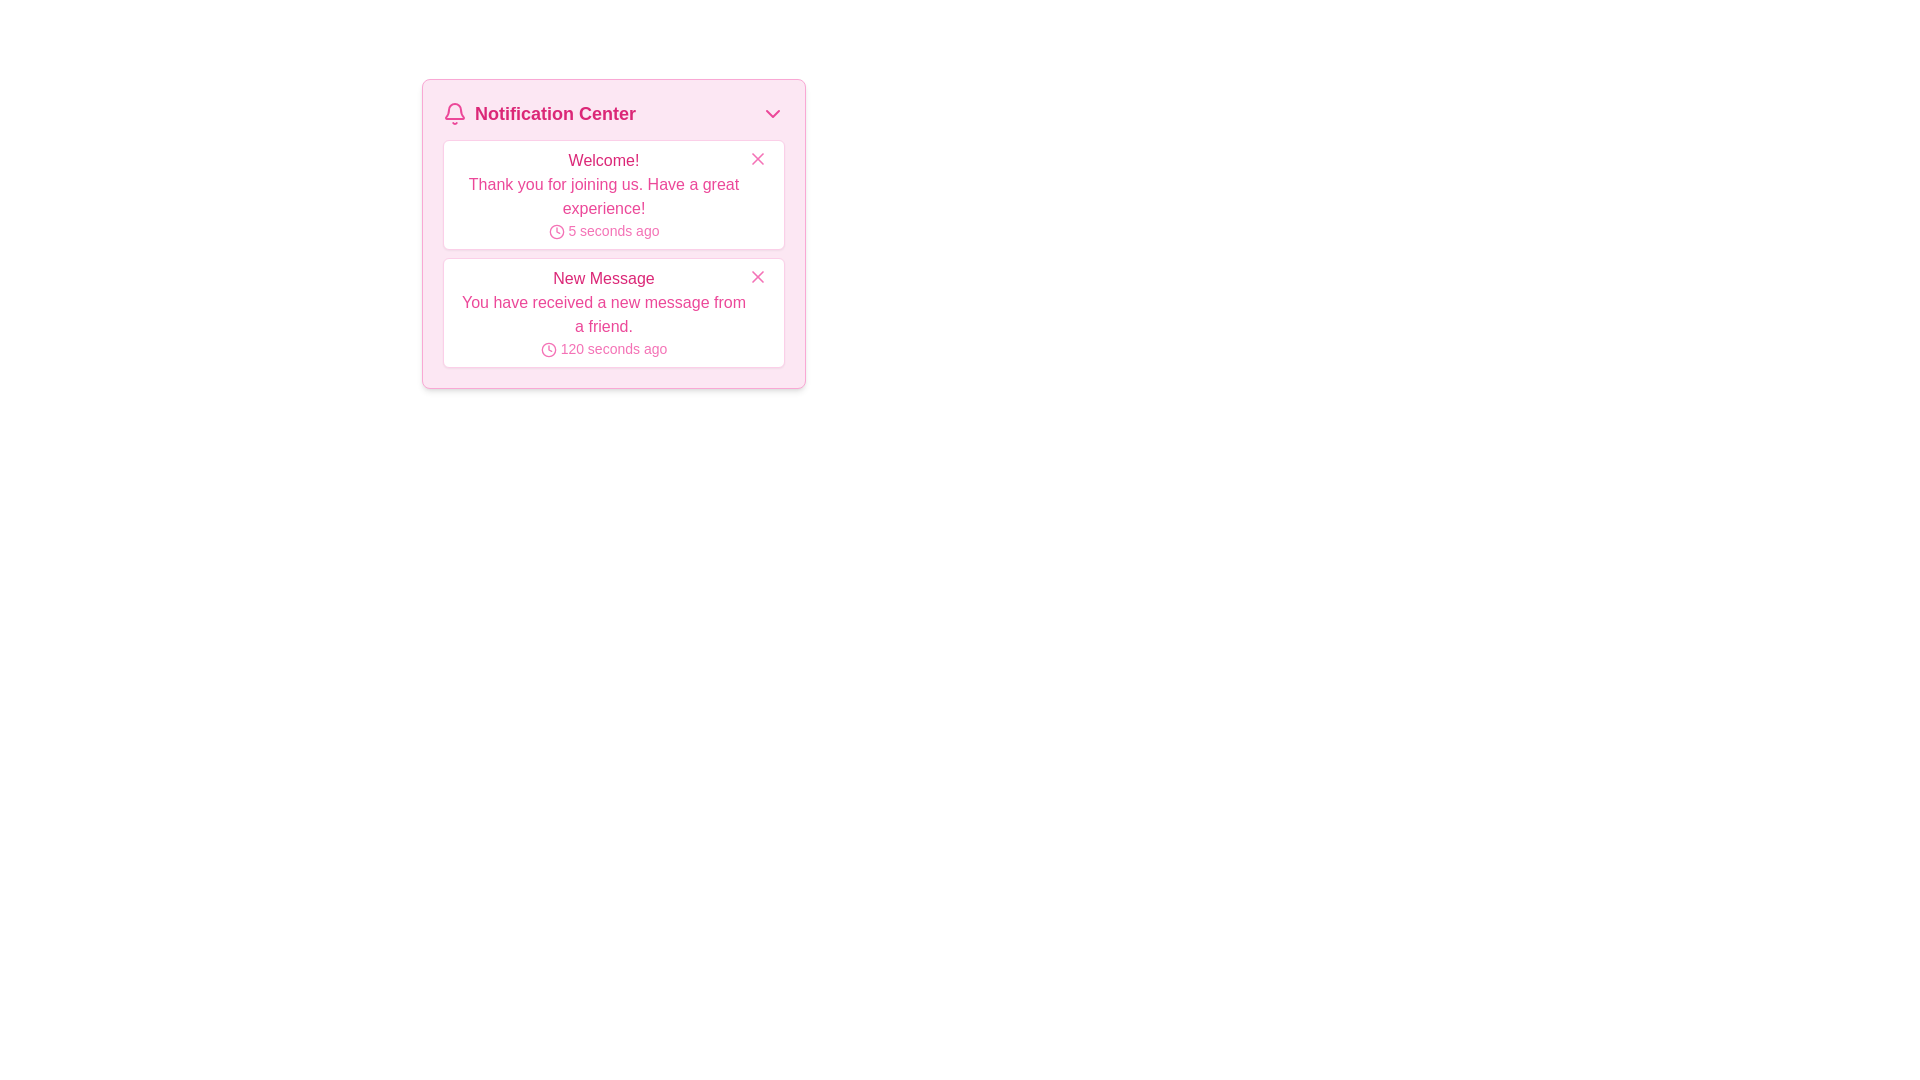  What do you see at coordinates (603, 195) in the screenshot?
I see `the upper notification card in the notification center` at bounding box center [603, 195].